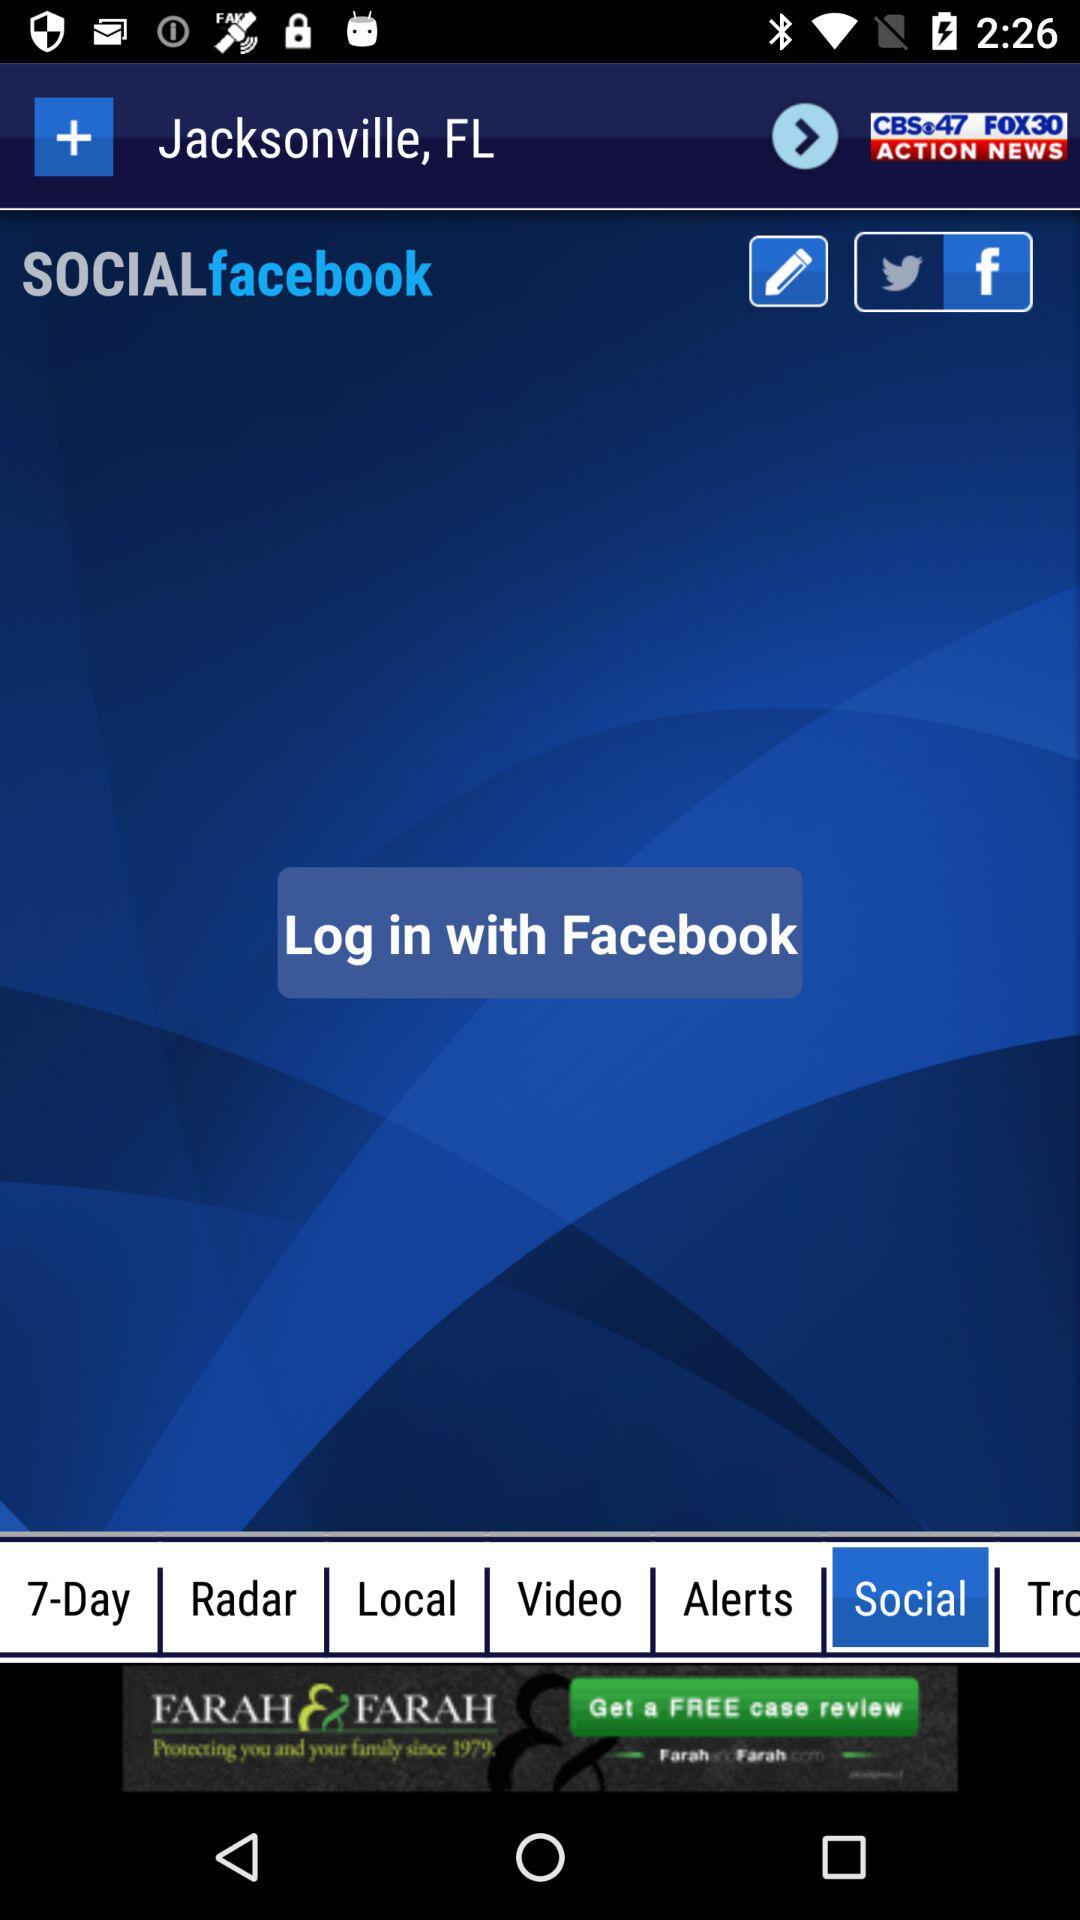  Describe the element at coordinates (72, 135) in the screenshot. I see `a new contact` at that location.